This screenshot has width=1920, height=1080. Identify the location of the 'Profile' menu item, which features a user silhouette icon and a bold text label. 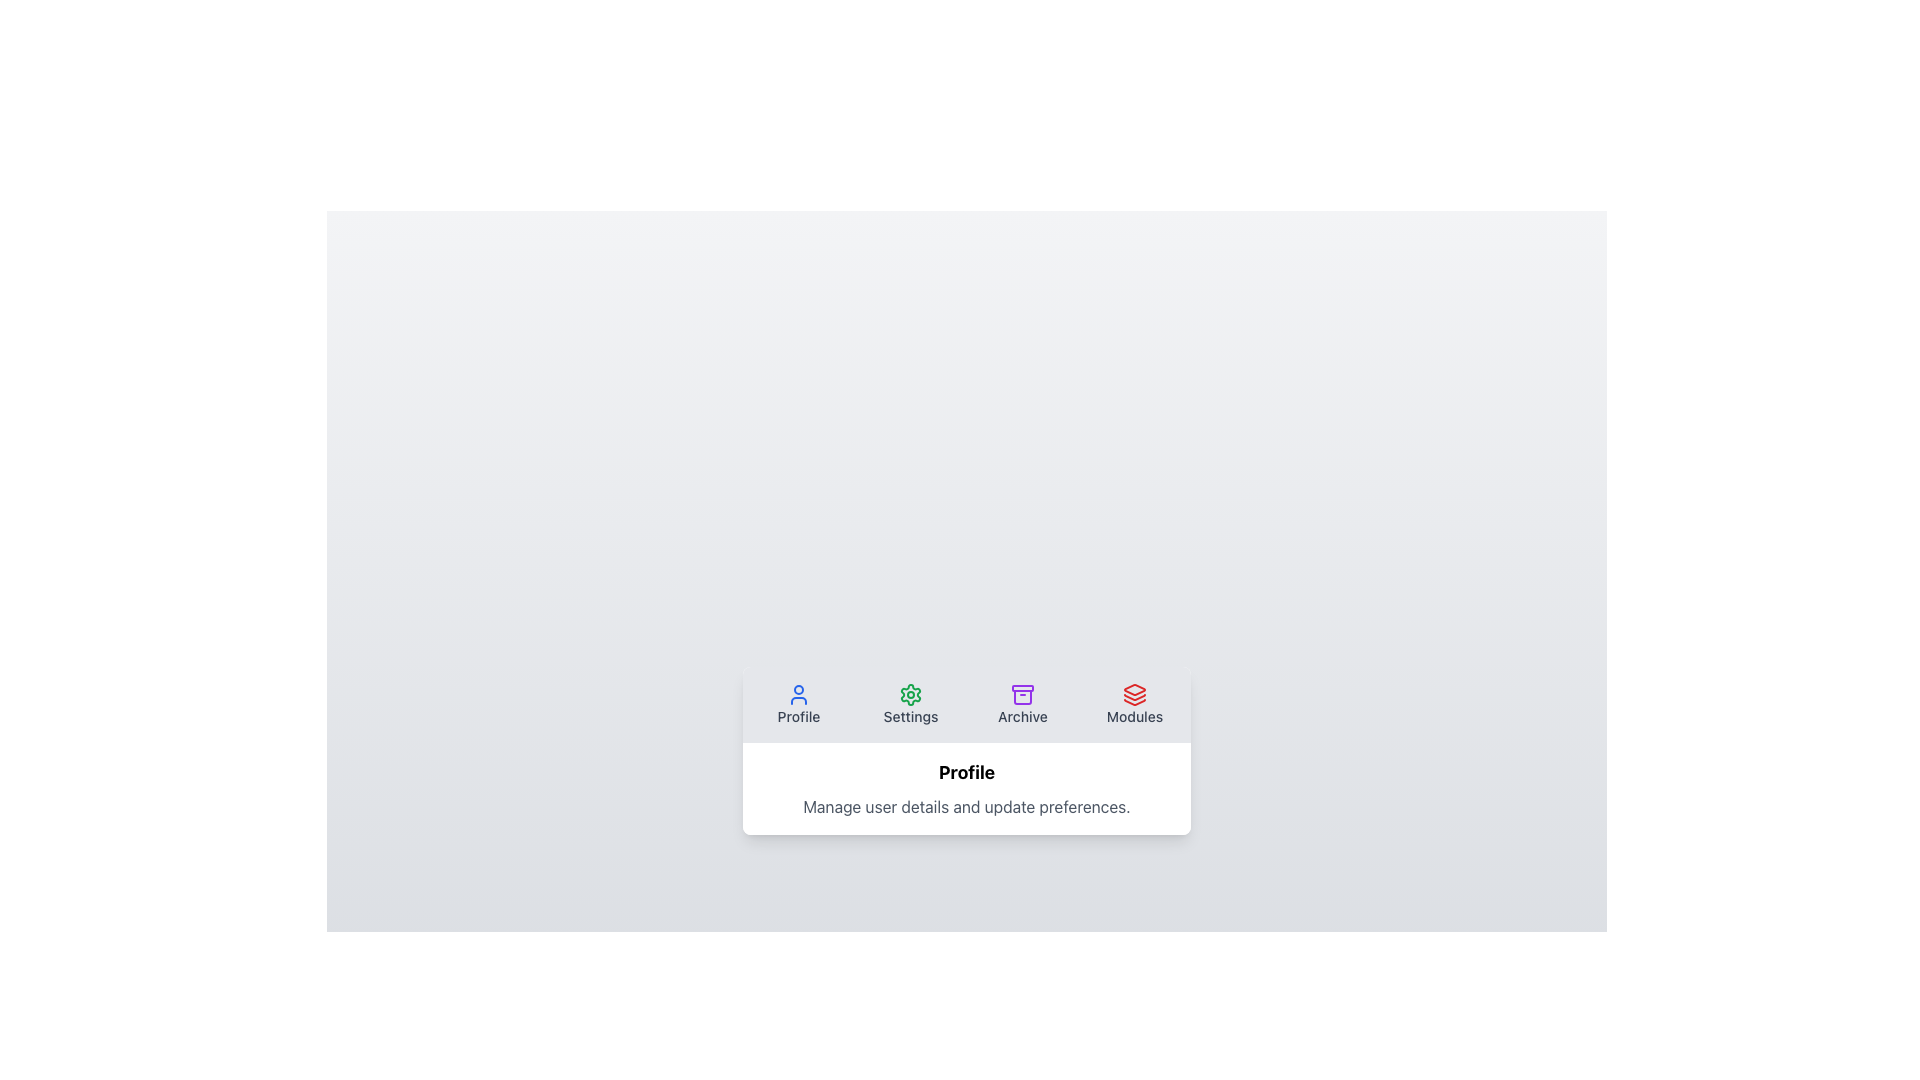
(797, 704).